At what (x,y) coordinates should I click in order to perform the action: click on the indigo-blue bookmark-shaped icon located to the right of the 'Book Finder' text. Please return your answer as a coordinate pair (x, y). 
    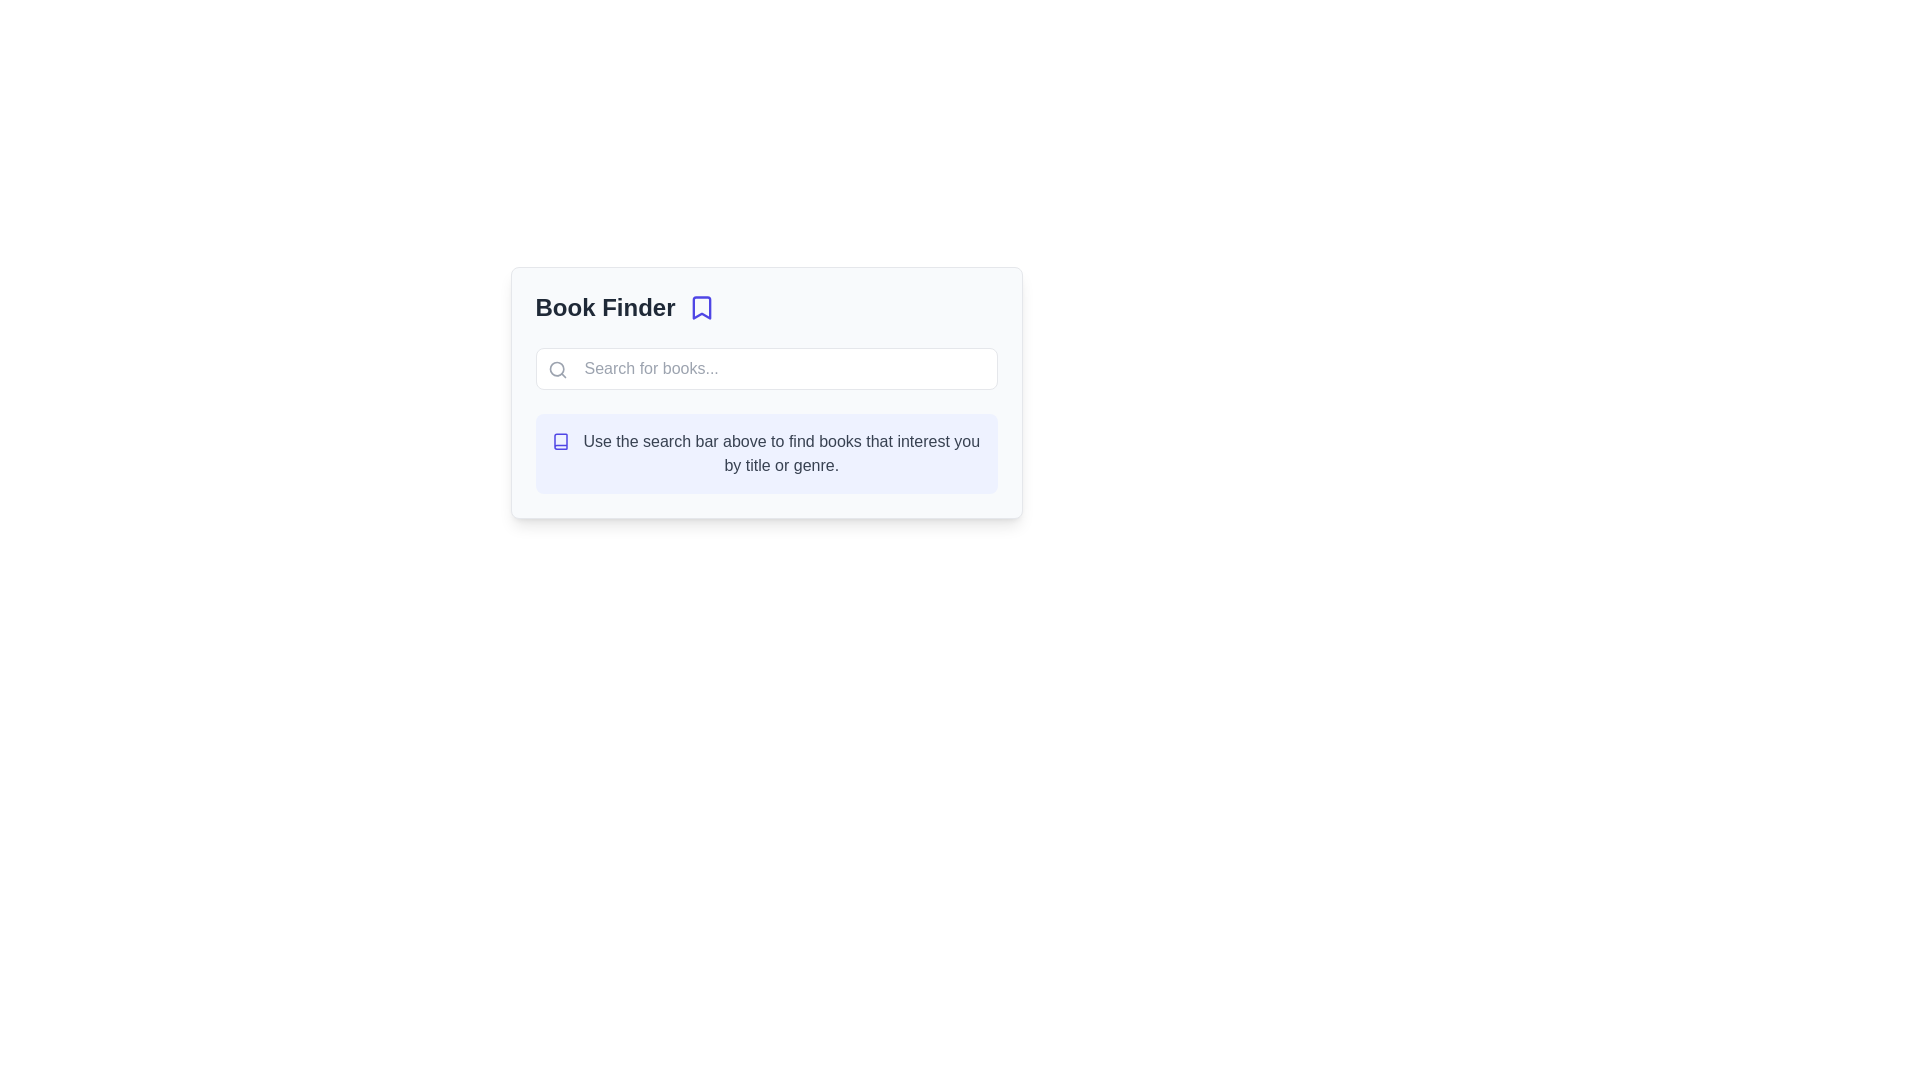
    Looking at the image, I should click on (701, 308).